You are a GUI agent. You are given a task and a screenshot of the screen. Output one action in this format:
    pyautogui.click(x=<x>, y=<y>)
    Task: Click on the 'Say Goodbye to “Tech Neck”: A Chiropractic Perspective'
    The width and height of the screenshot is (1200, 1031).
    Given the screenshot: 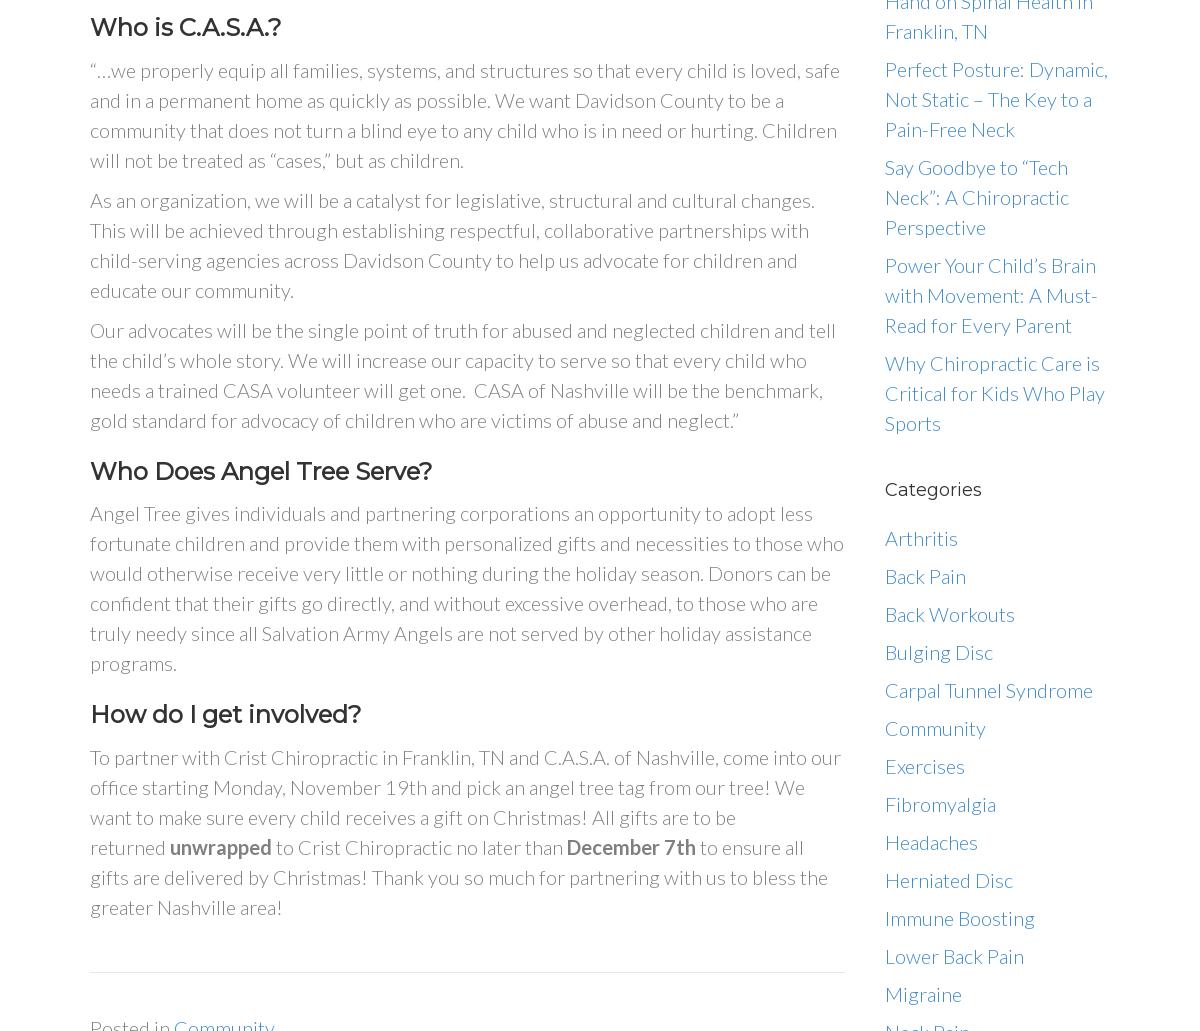 What is the action you would take?
    pyautogui.click(x=977, y=196)
    